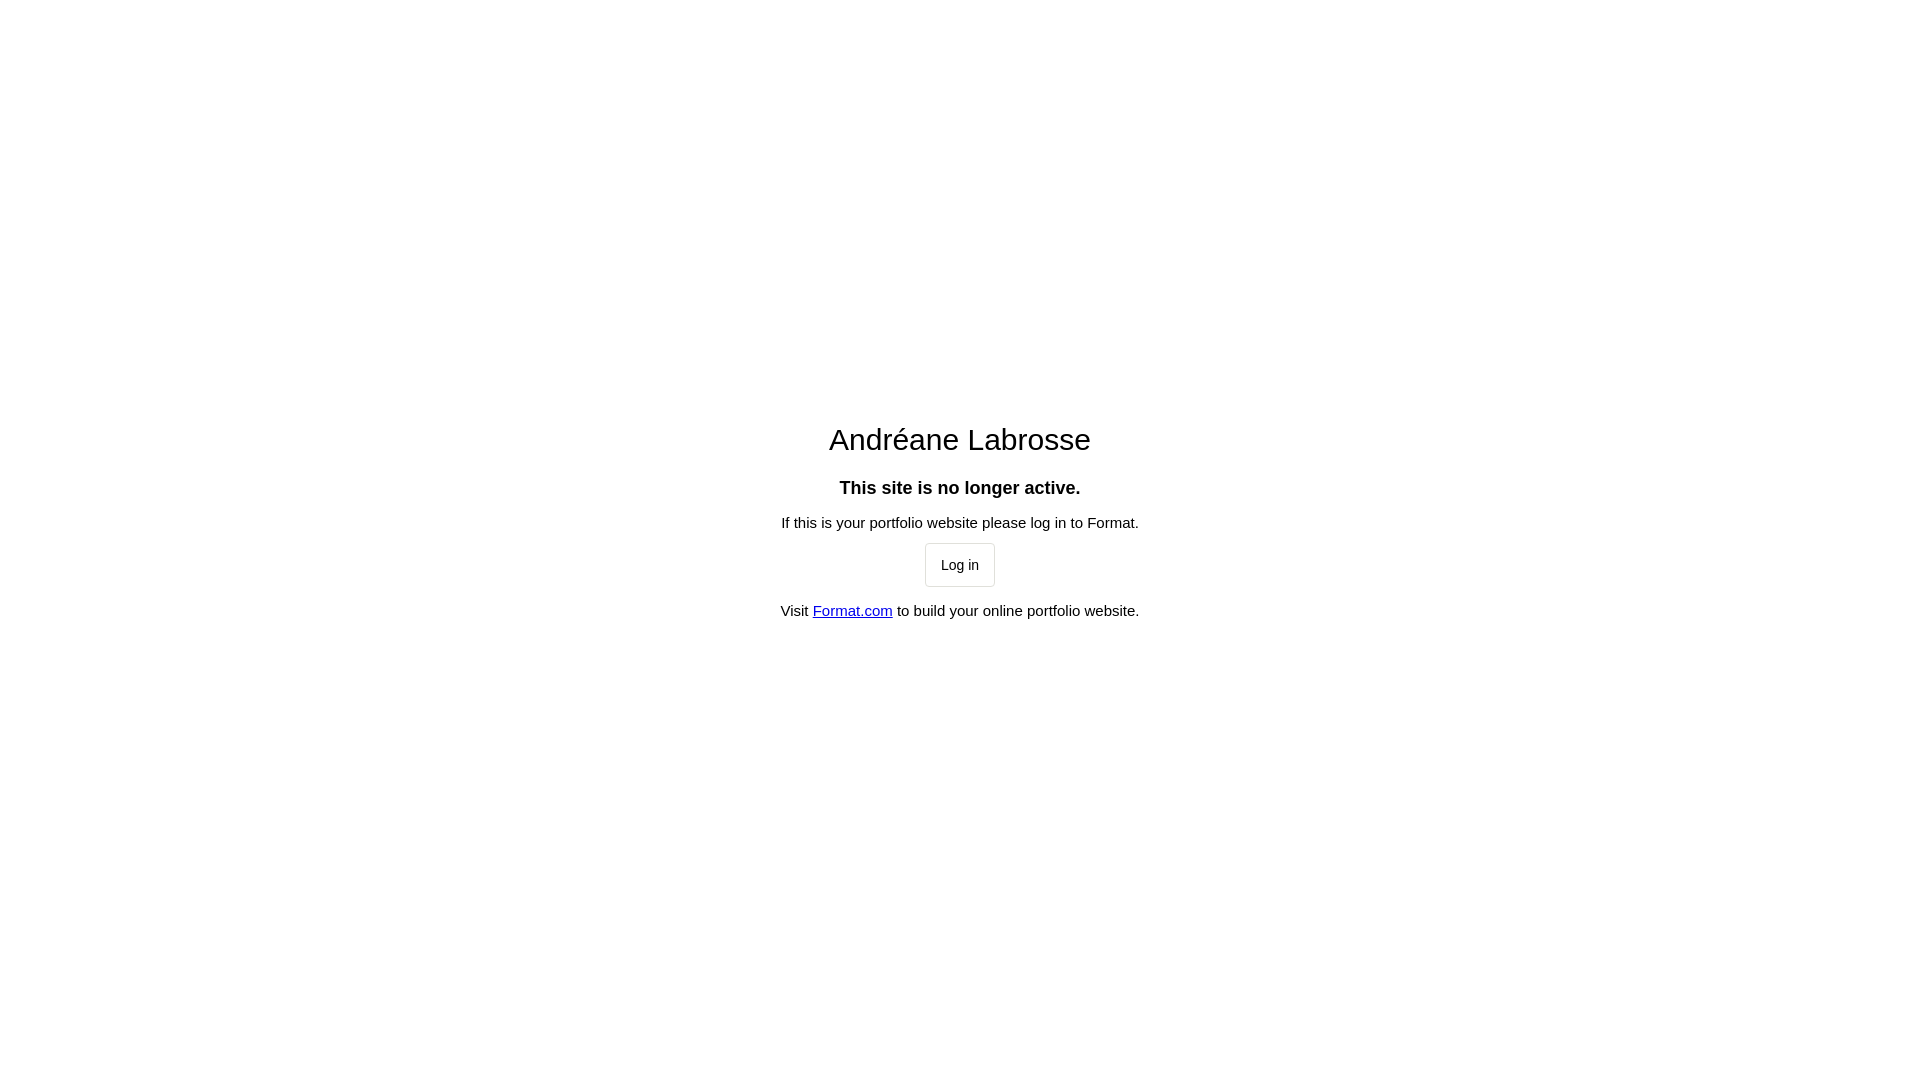 The image size is (1920, 1080). Describe the element at coordinates (853, 609) in the screenshot. I see `'Format.com'` at that location.